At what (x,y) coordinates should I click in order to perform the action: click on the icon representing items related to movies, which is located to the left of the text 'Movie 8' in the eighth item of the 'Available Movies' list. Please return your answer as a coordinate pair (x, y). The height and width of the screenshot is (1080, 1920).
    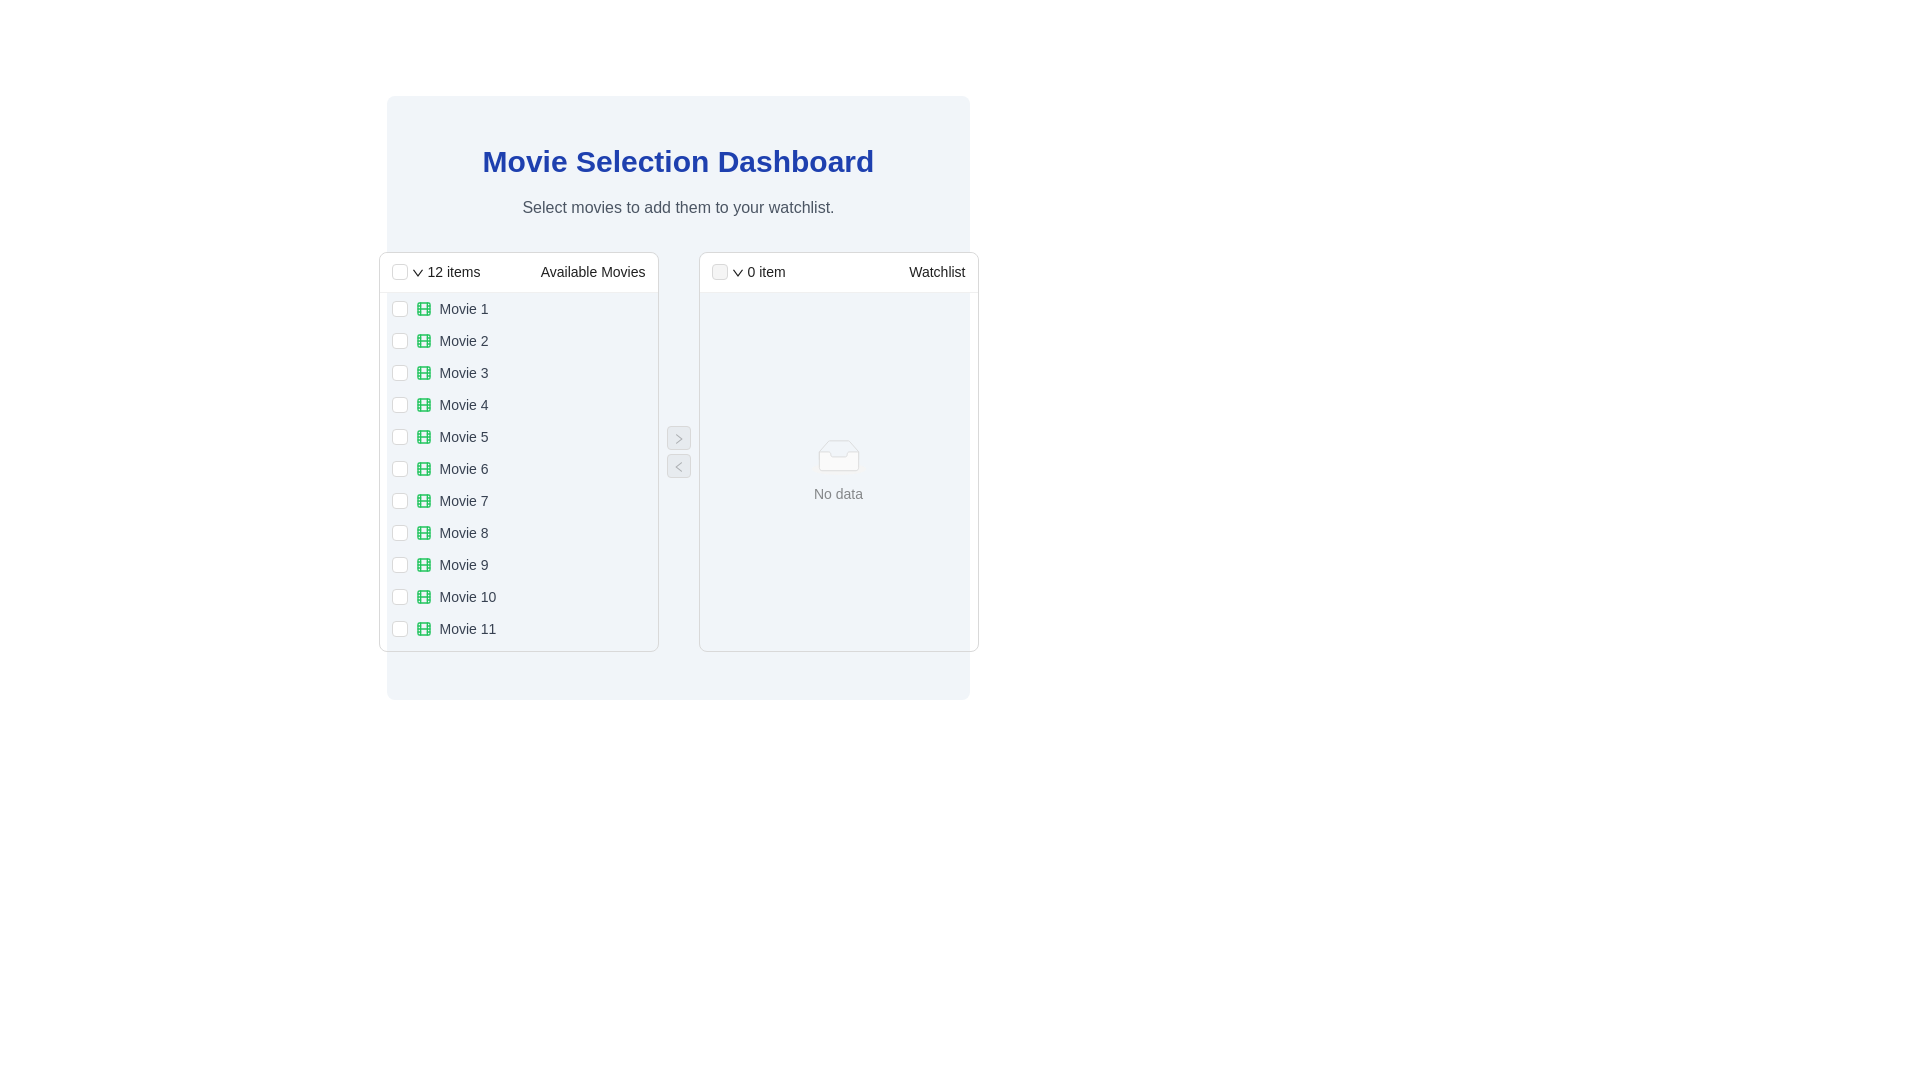
    Looking at the image, I should click on (422, 531).